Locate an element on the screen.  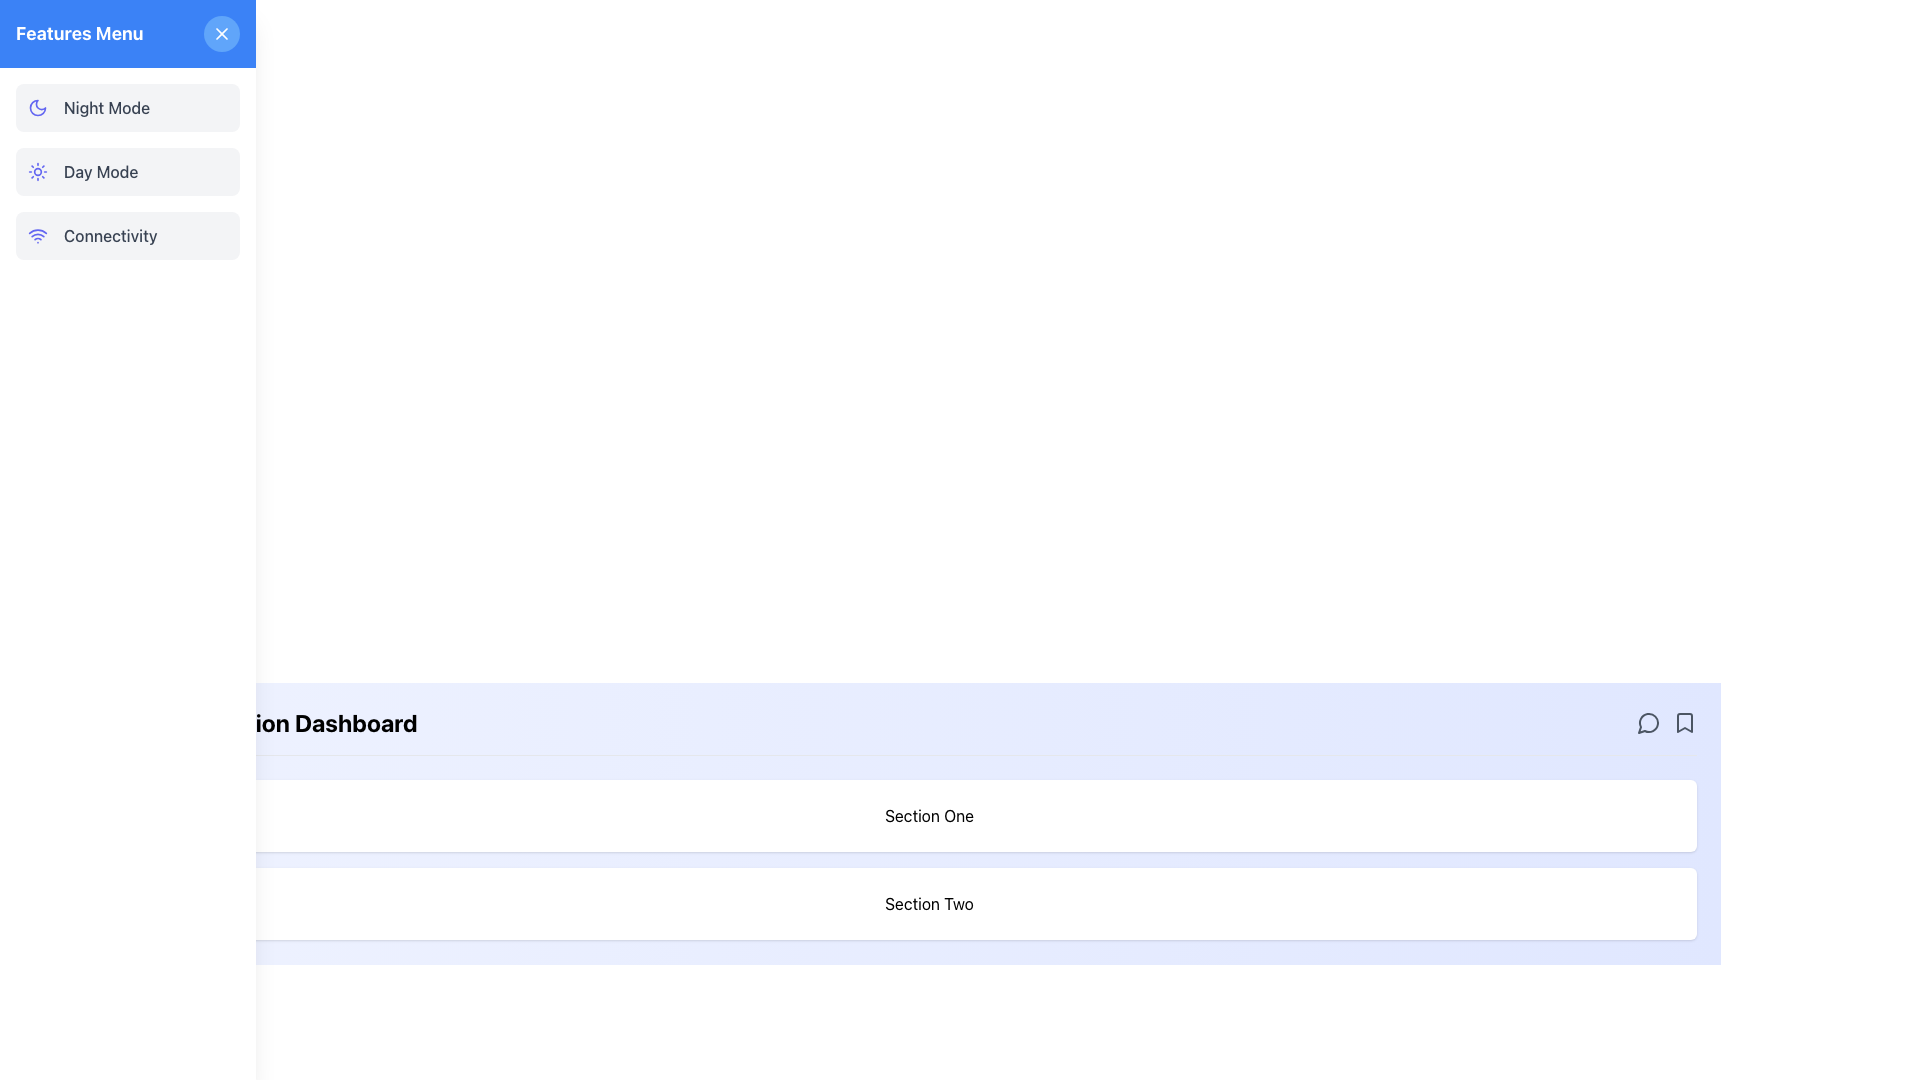
the 'Connectivity' button, which is the third item in the vertical menu list, featuring a Wi-Fi icon and bold medium grey text is located at coordinates (127, 234).